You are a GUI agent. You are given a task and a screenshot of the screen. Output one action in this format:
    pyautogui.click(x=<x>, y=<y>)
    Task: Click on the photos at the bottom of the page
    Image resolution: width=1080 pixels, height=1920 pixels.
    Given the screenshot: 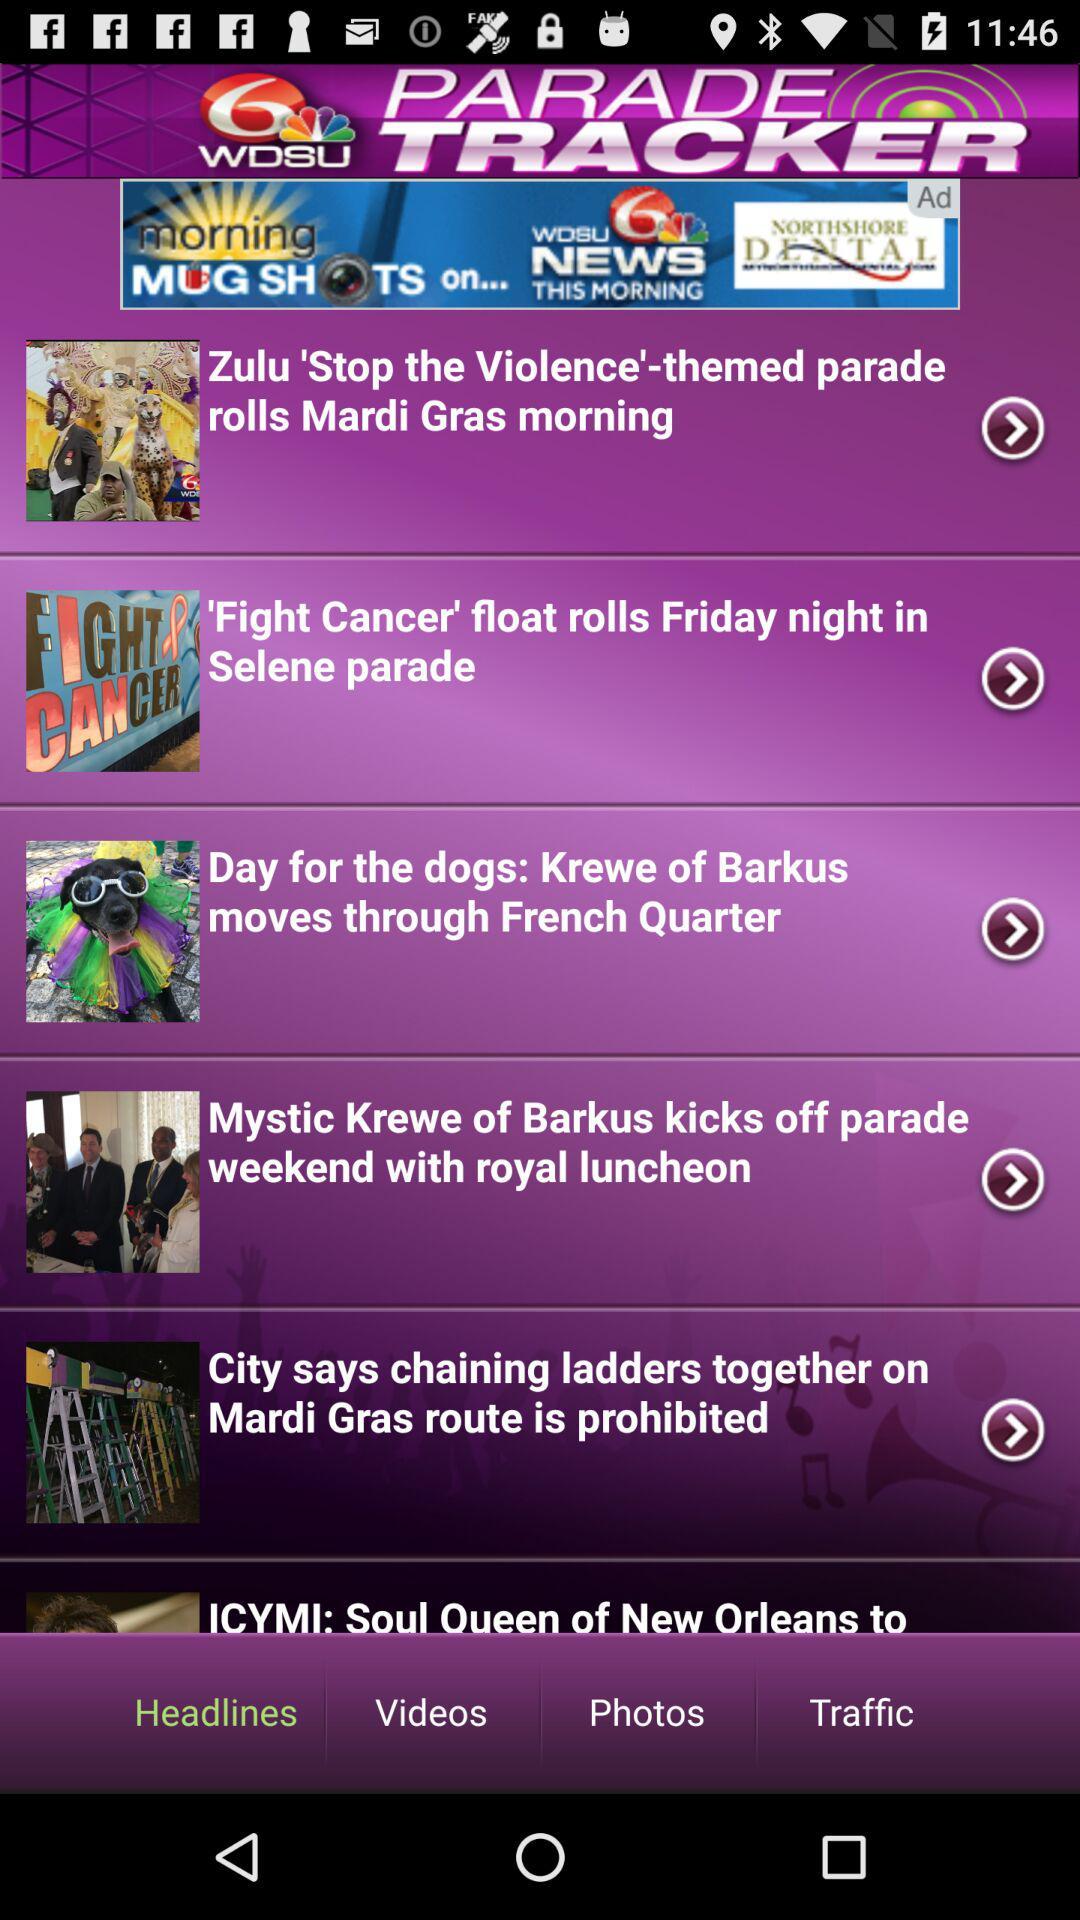 What is the action you would take?
    pyautogui.click(x=647, y=1710)
    